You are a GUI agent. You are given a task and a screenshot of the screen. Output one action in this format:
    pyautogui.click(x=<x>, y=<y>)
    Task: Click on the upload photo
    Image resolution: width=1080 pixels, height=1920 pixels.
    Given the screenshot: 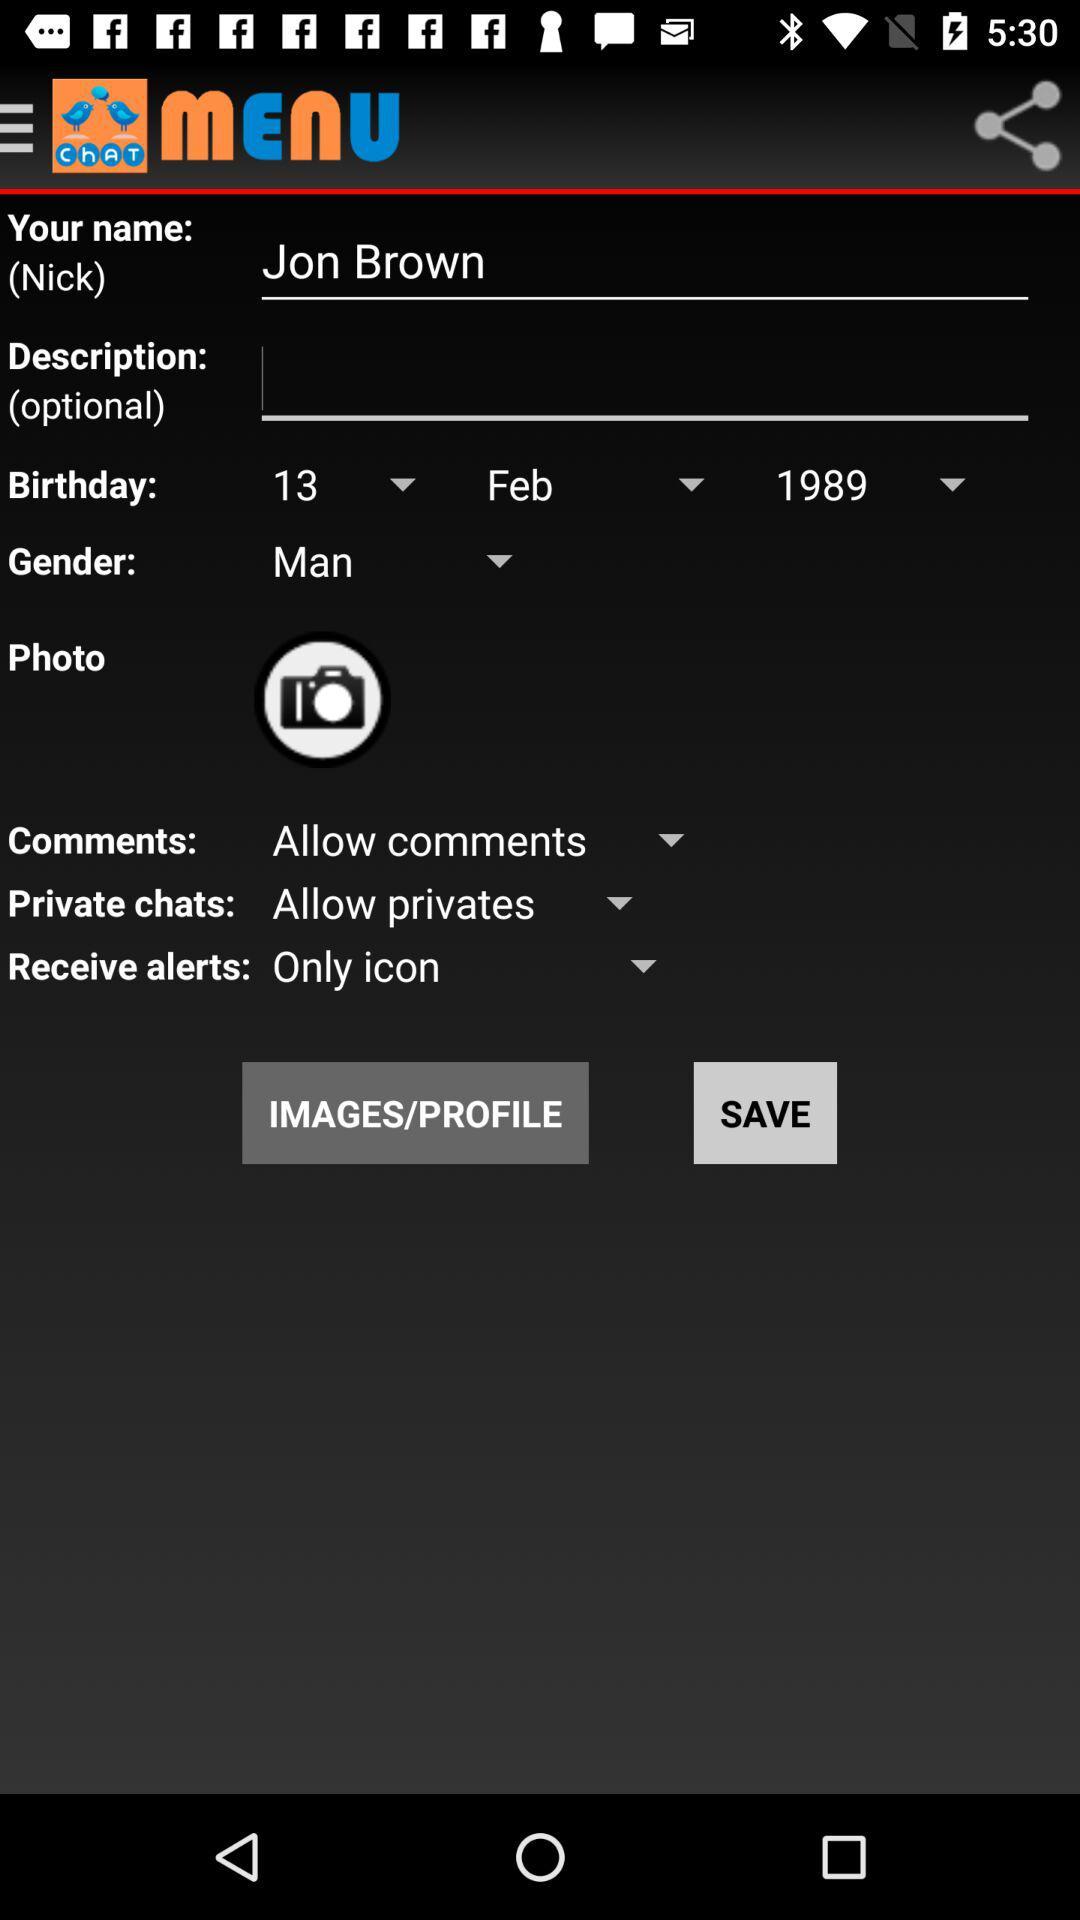 What is the action you would take?
    pyautogui.click(x=321, y=699)
    